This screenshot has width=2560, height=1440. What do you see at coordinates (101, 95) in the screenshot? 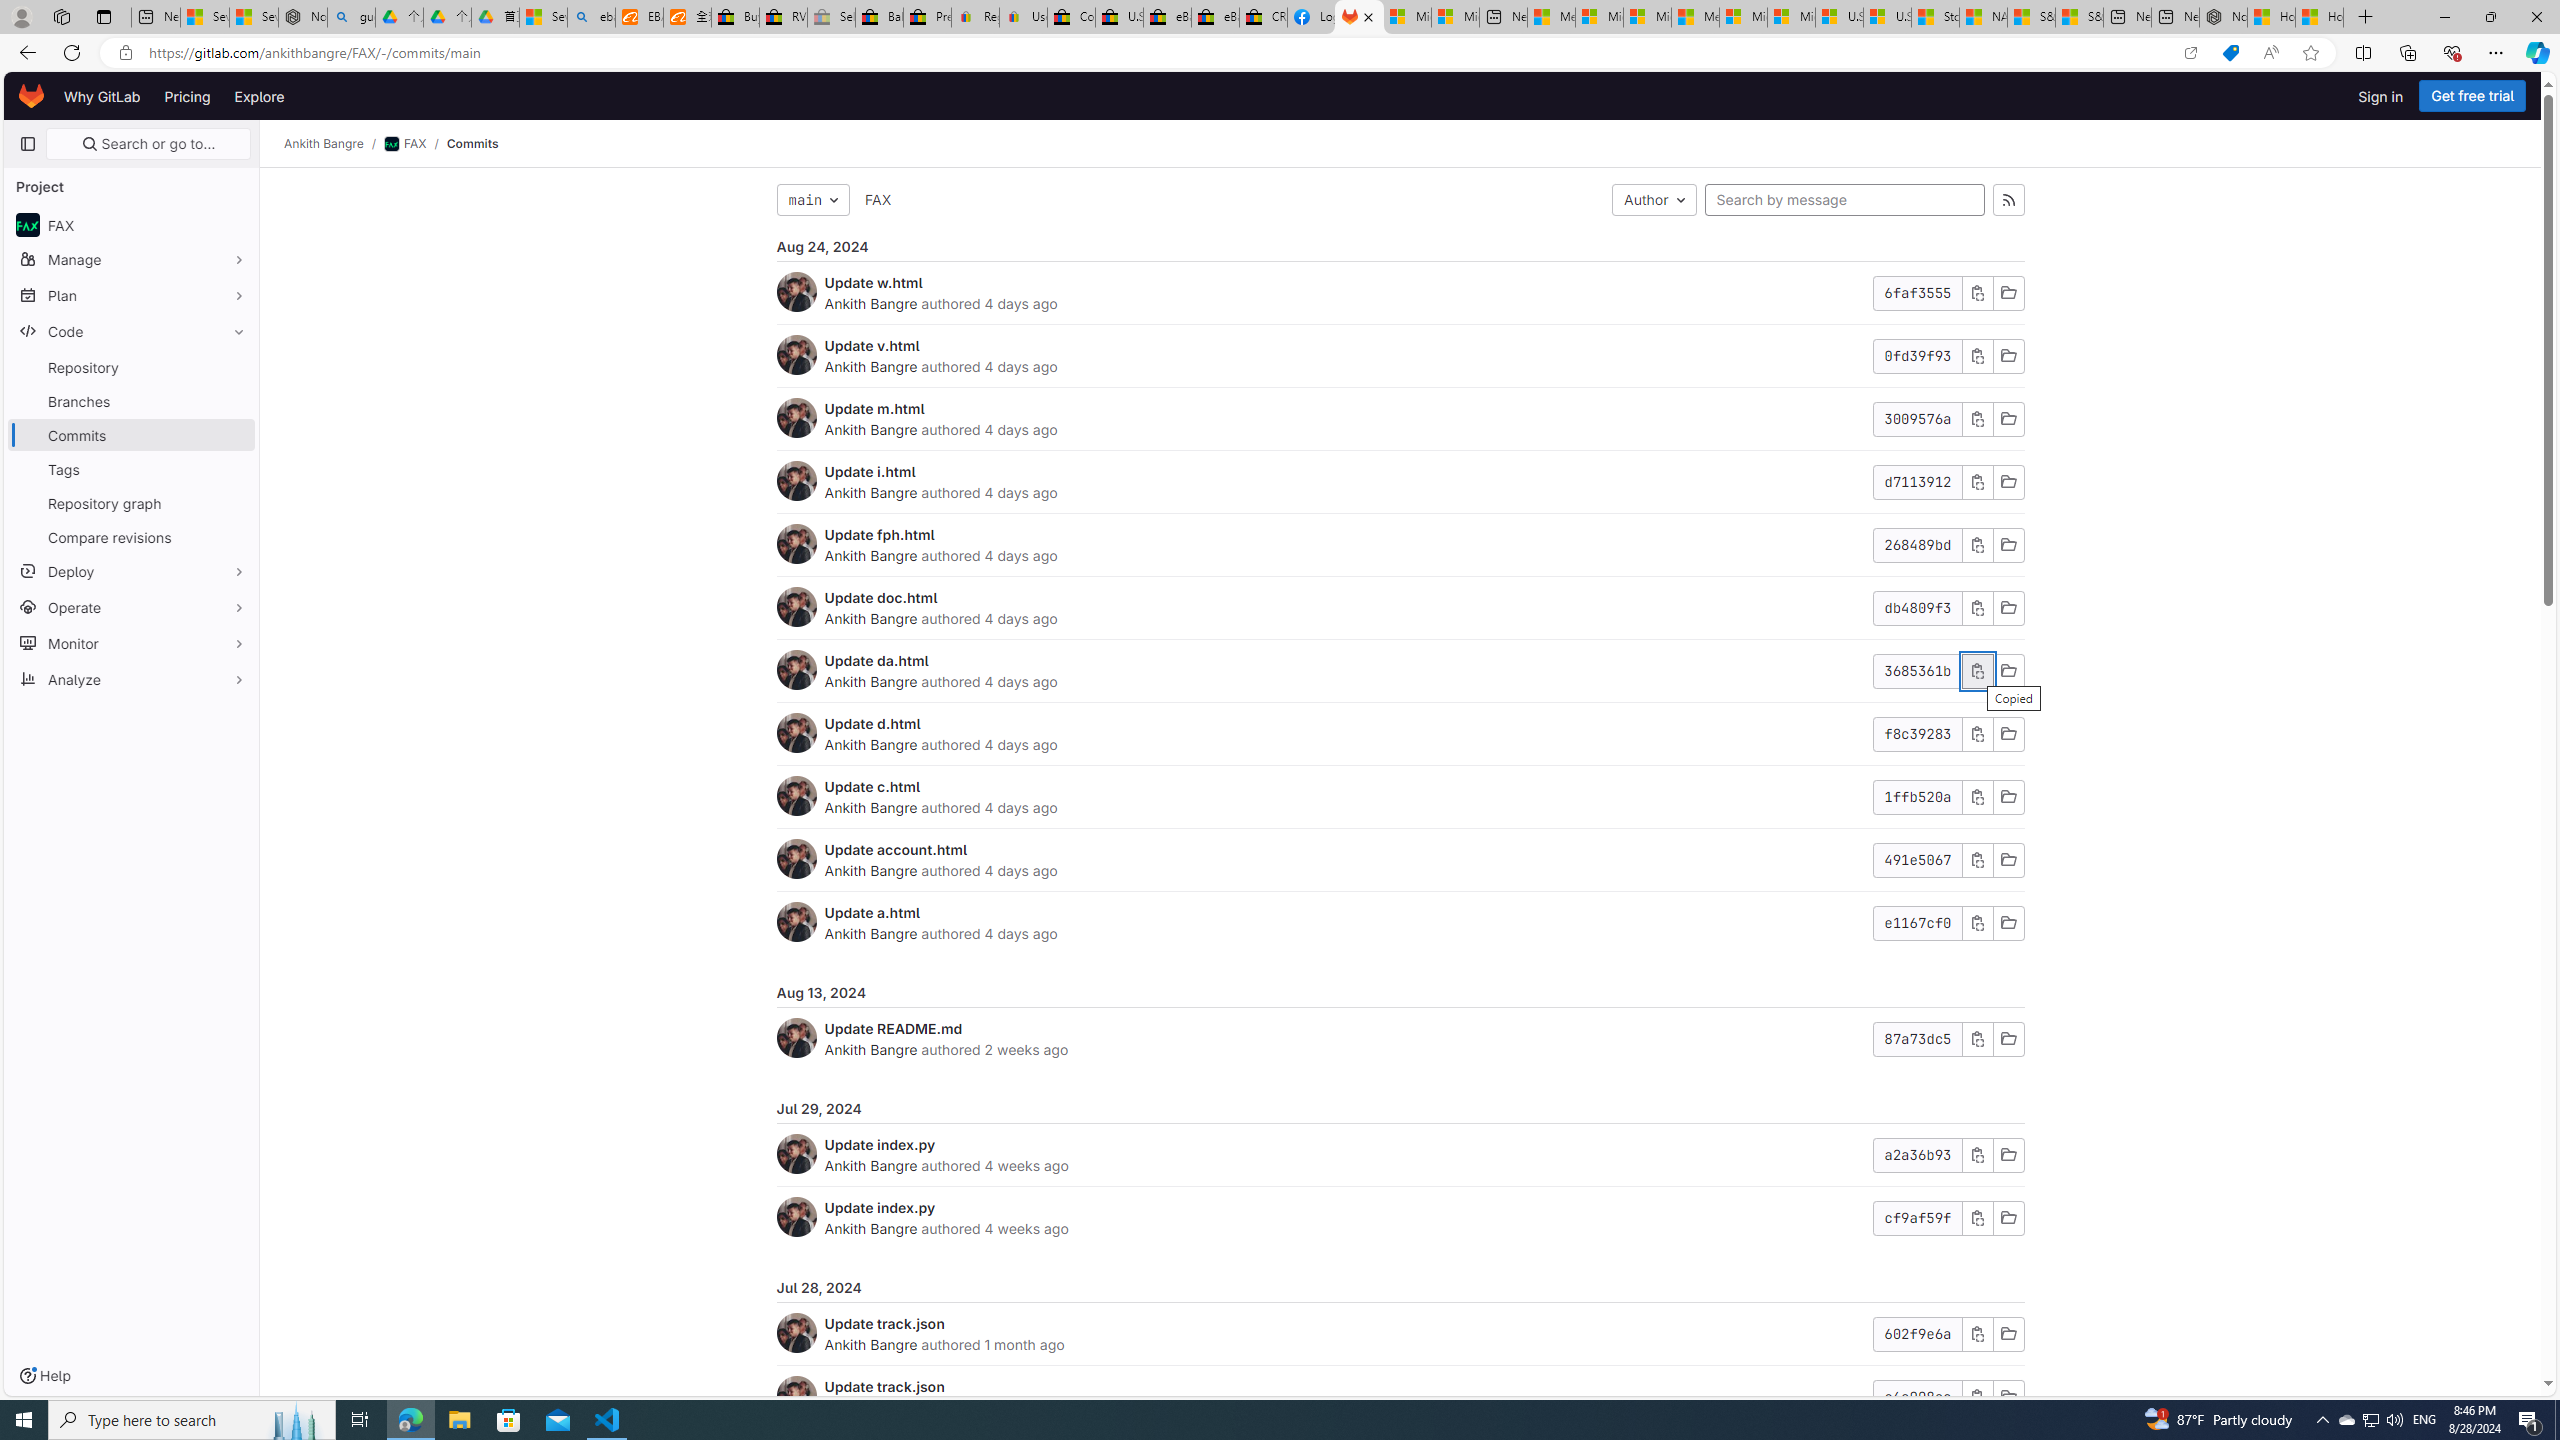
I see `'Why GitLab'` at bounding box center [101, 95].